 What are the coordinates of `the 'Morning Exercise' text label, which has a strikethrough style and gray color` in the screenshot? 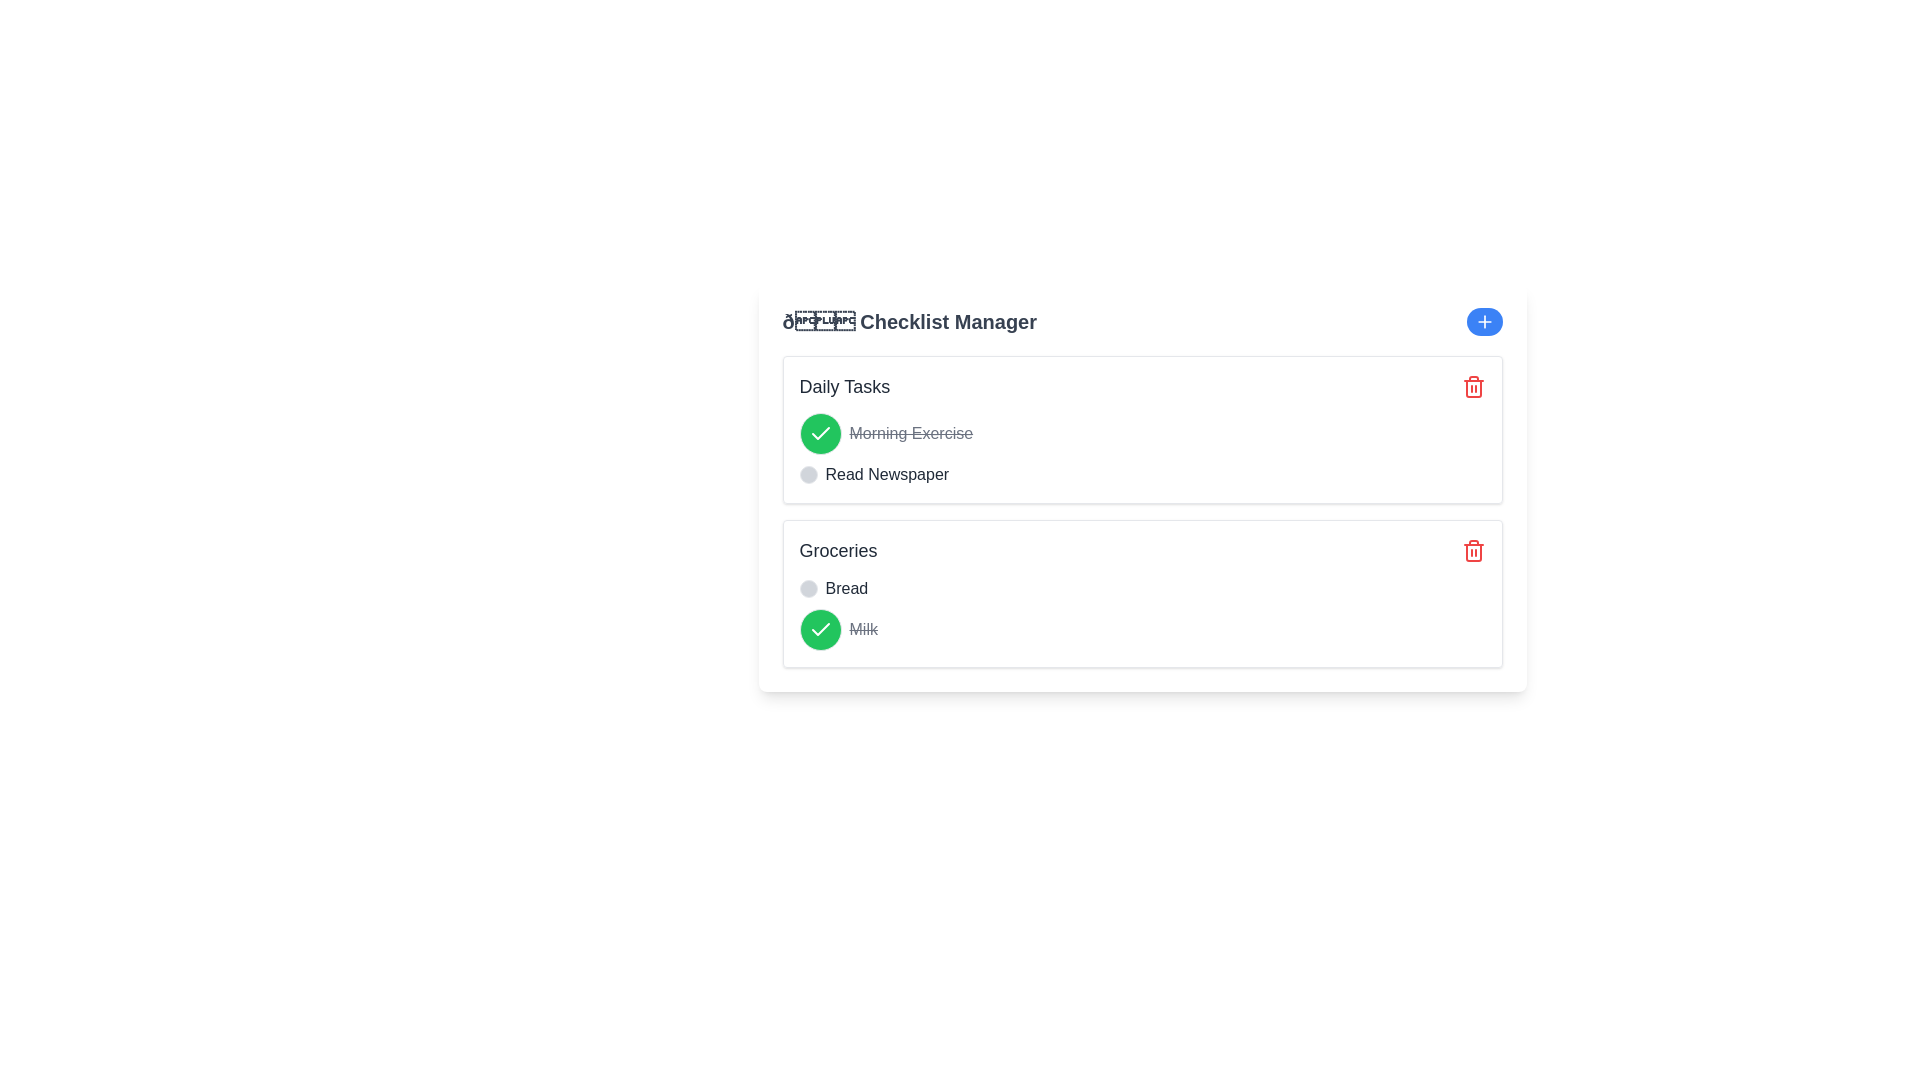 It's located at (910, 433).